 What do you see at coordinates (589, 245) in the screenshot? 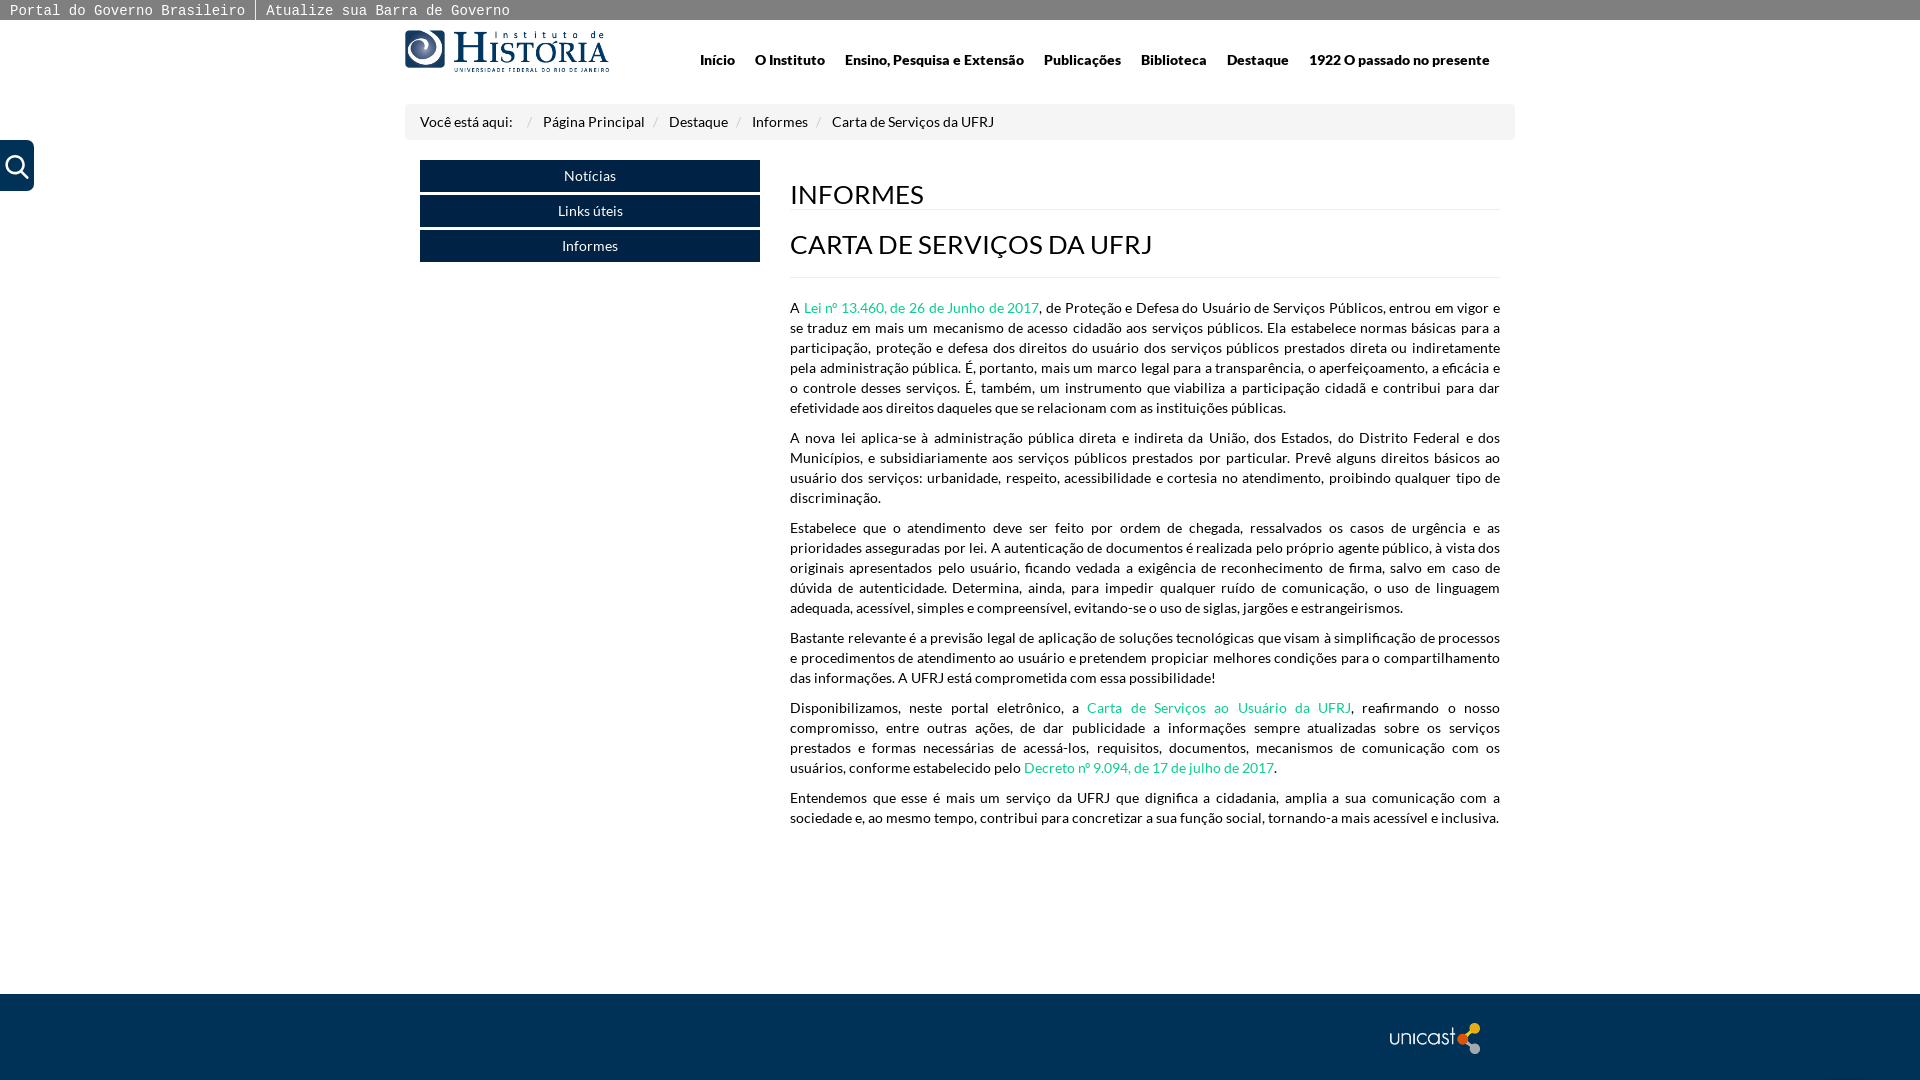
I see `'Informes'` at bounding box center [589, 245].